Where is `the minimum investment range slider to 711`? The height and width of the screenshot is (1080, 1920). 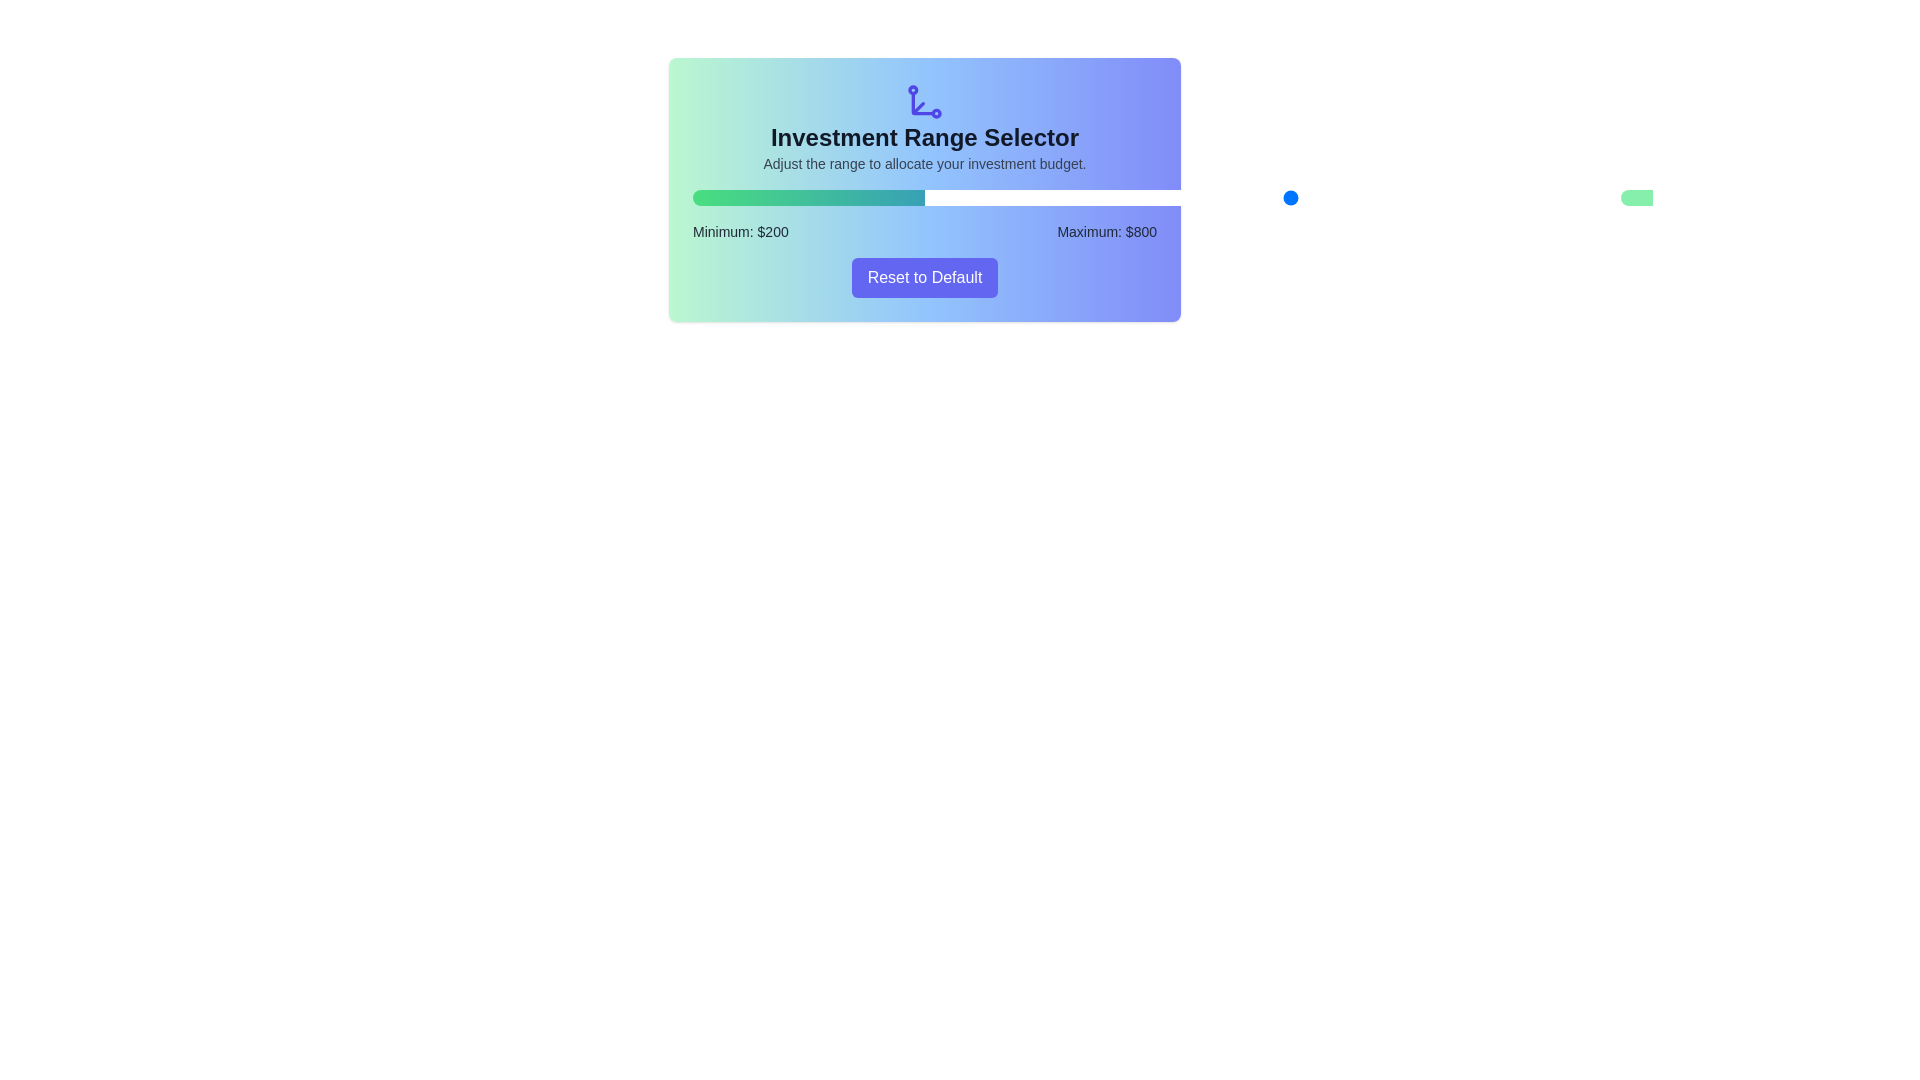
the minimum investment range slider to 711 is located at coordinates (1253, 197).